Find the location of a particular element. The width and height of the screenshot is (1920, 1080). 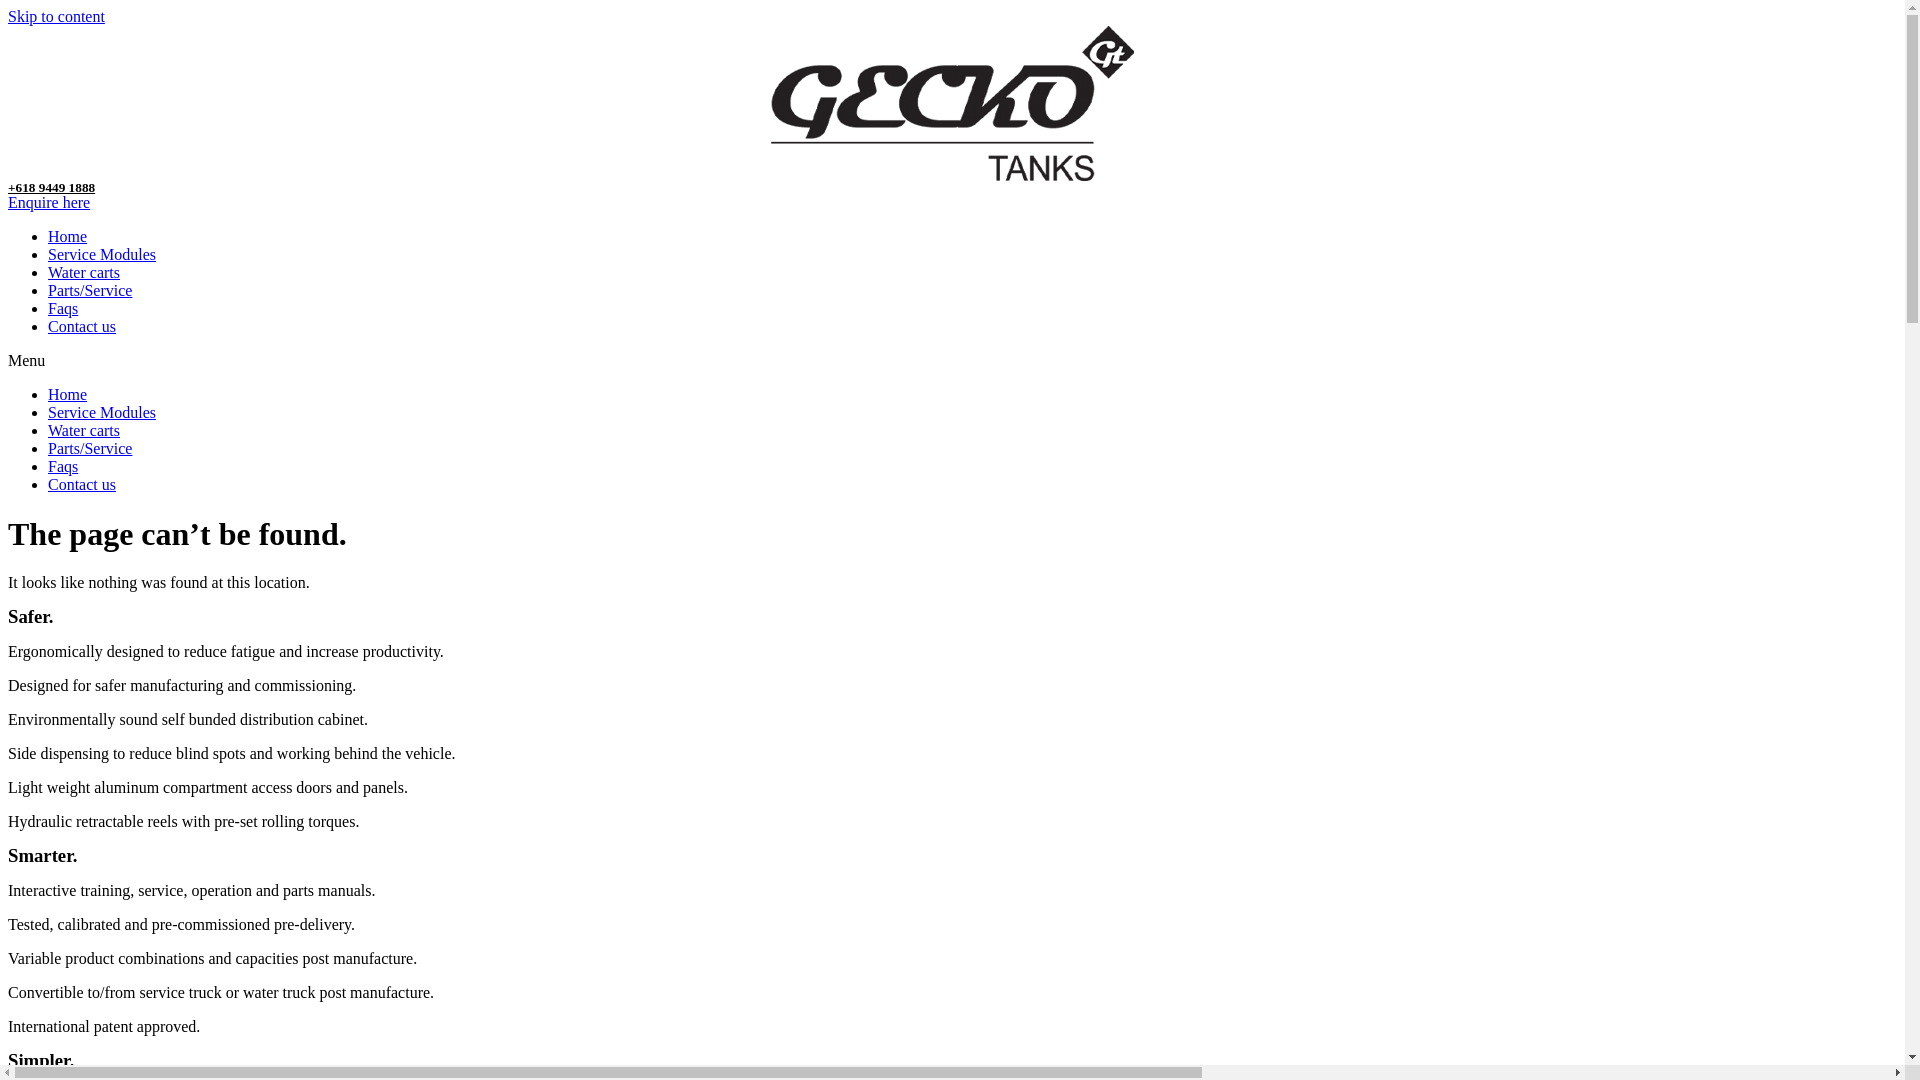

'Contact us' is located at coordinates (80, 484).